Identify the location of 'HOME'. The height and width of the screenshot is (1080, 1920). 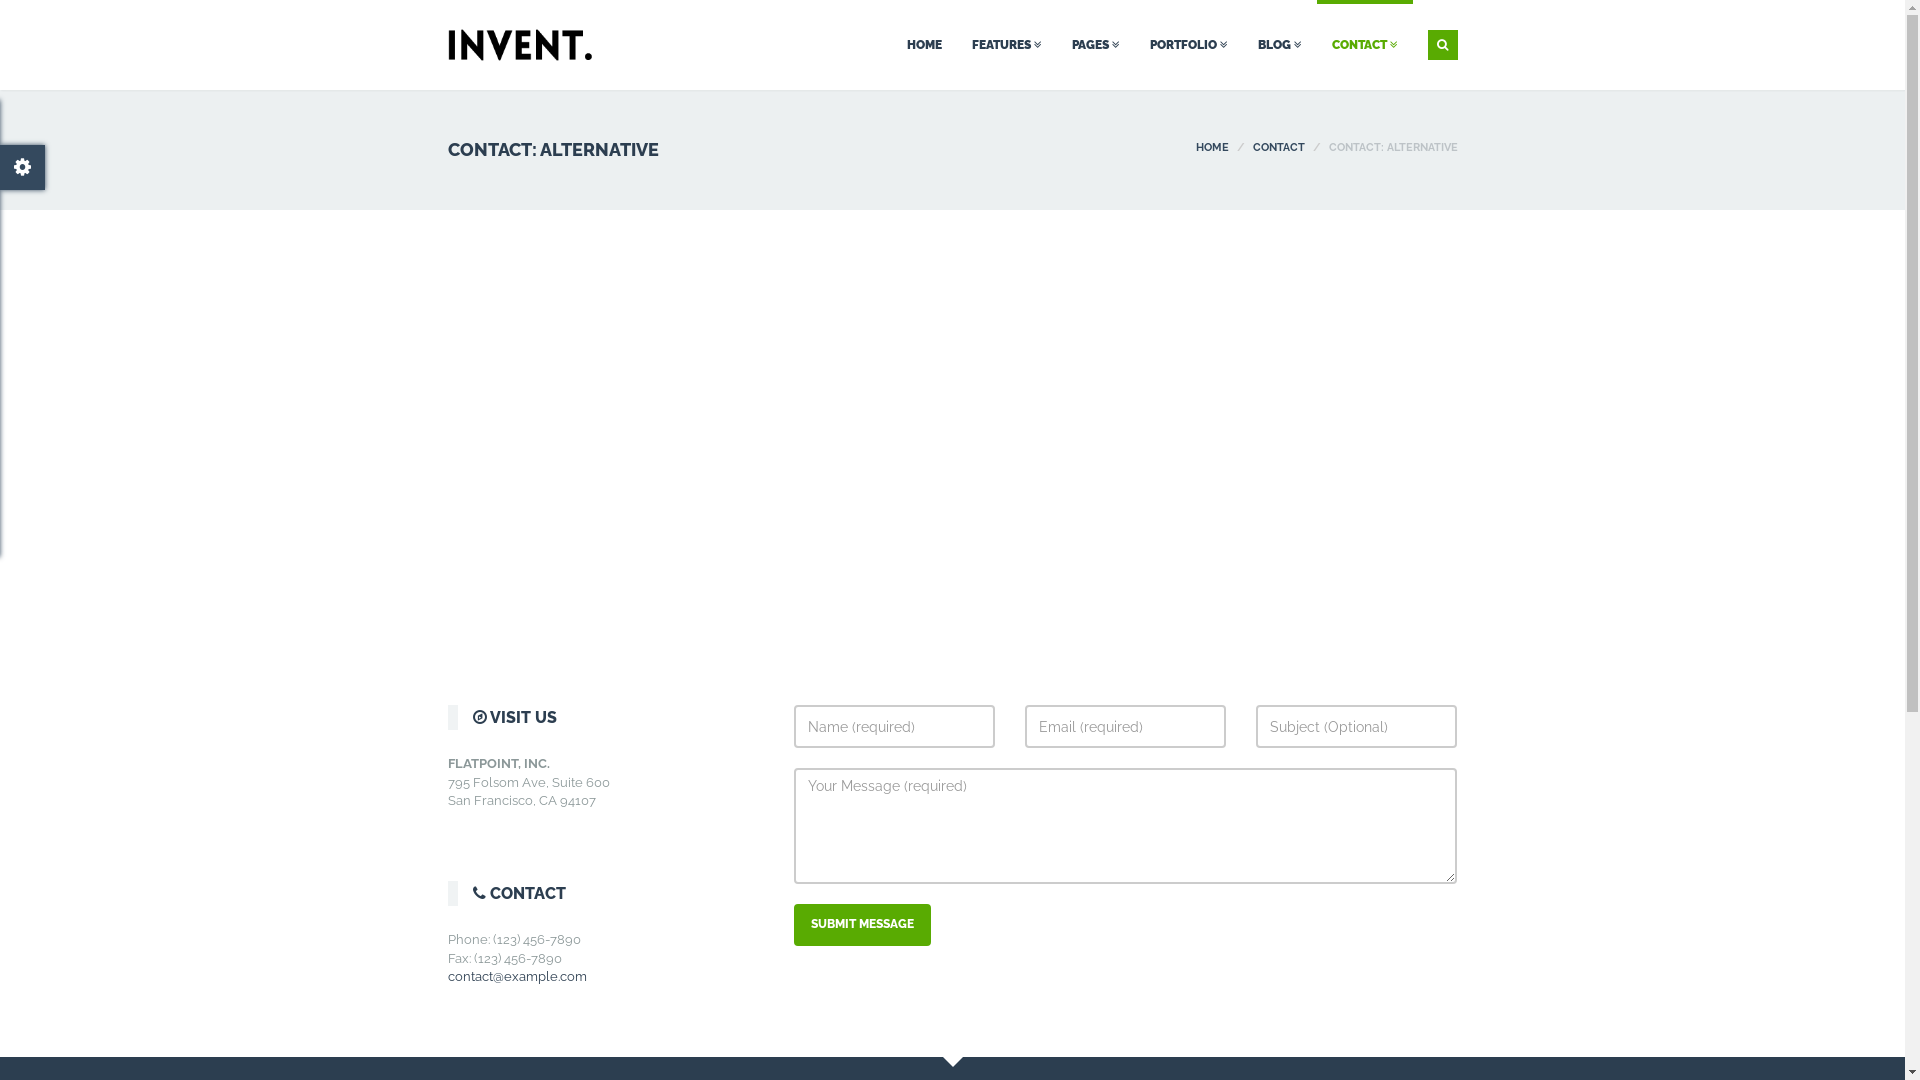
(1195, 146).